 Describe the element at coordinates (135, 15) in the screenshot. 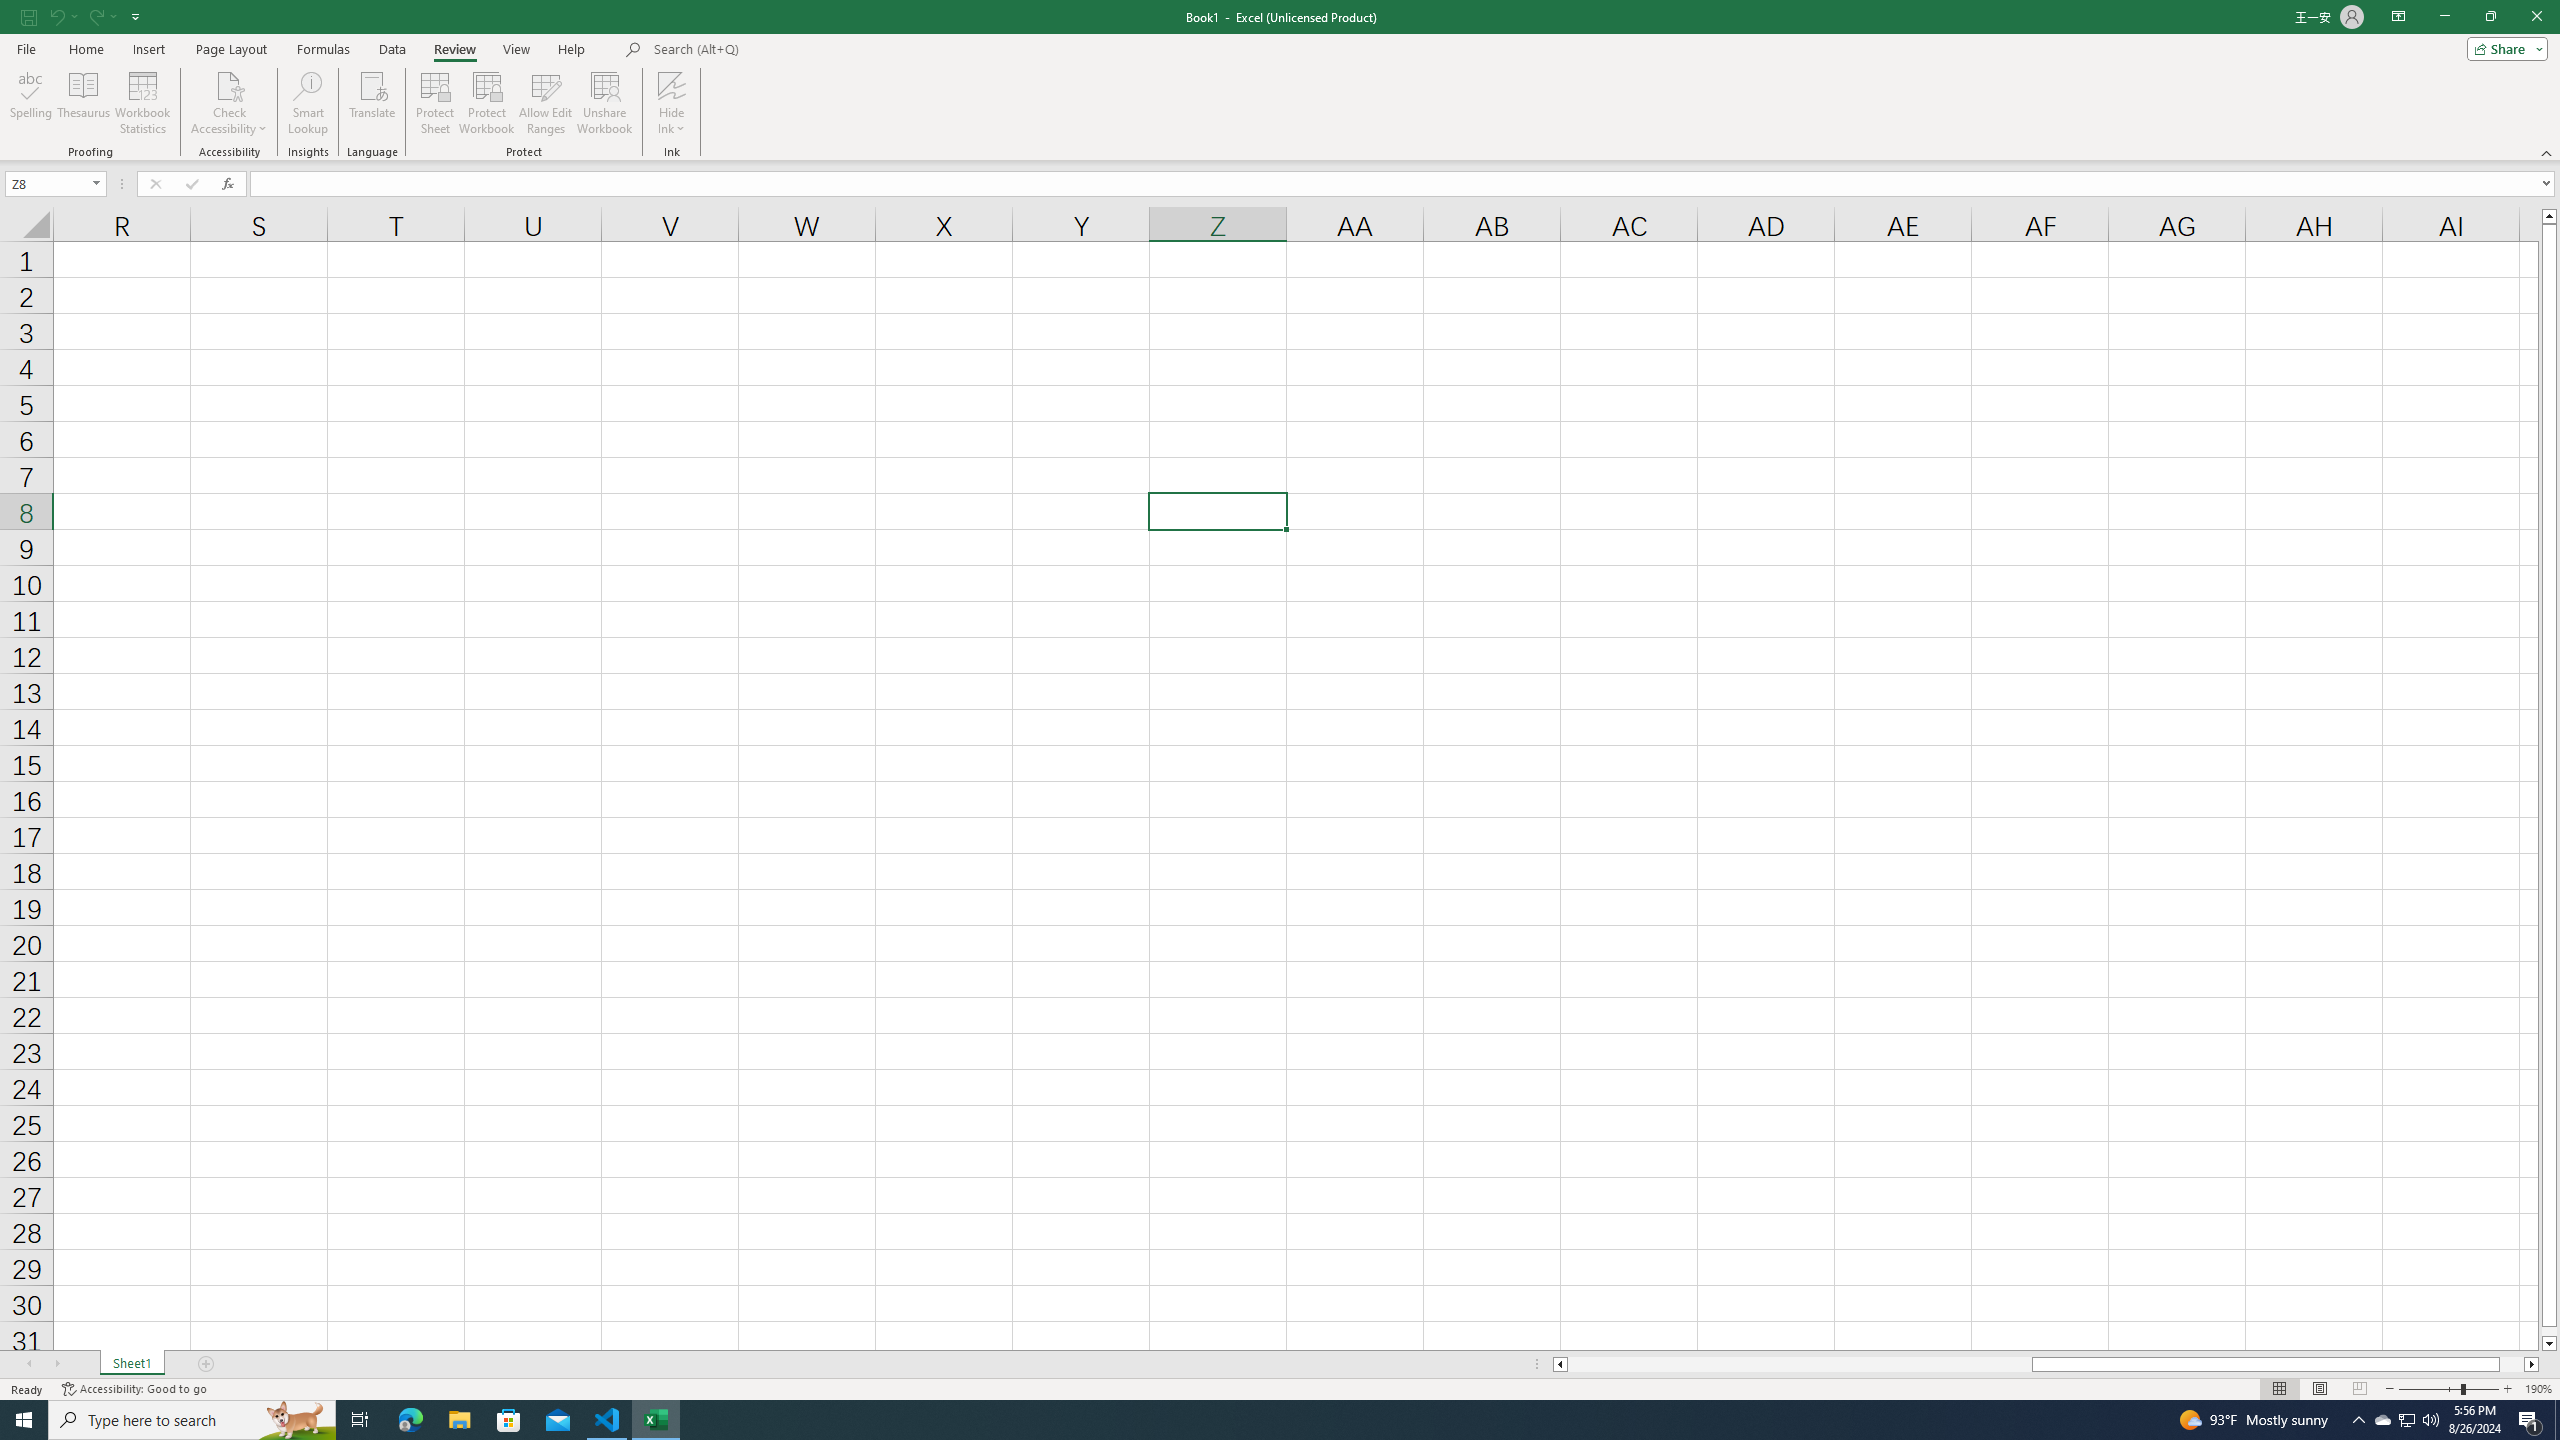

I see `'Customize Quick Access Toolbar'` at that location.